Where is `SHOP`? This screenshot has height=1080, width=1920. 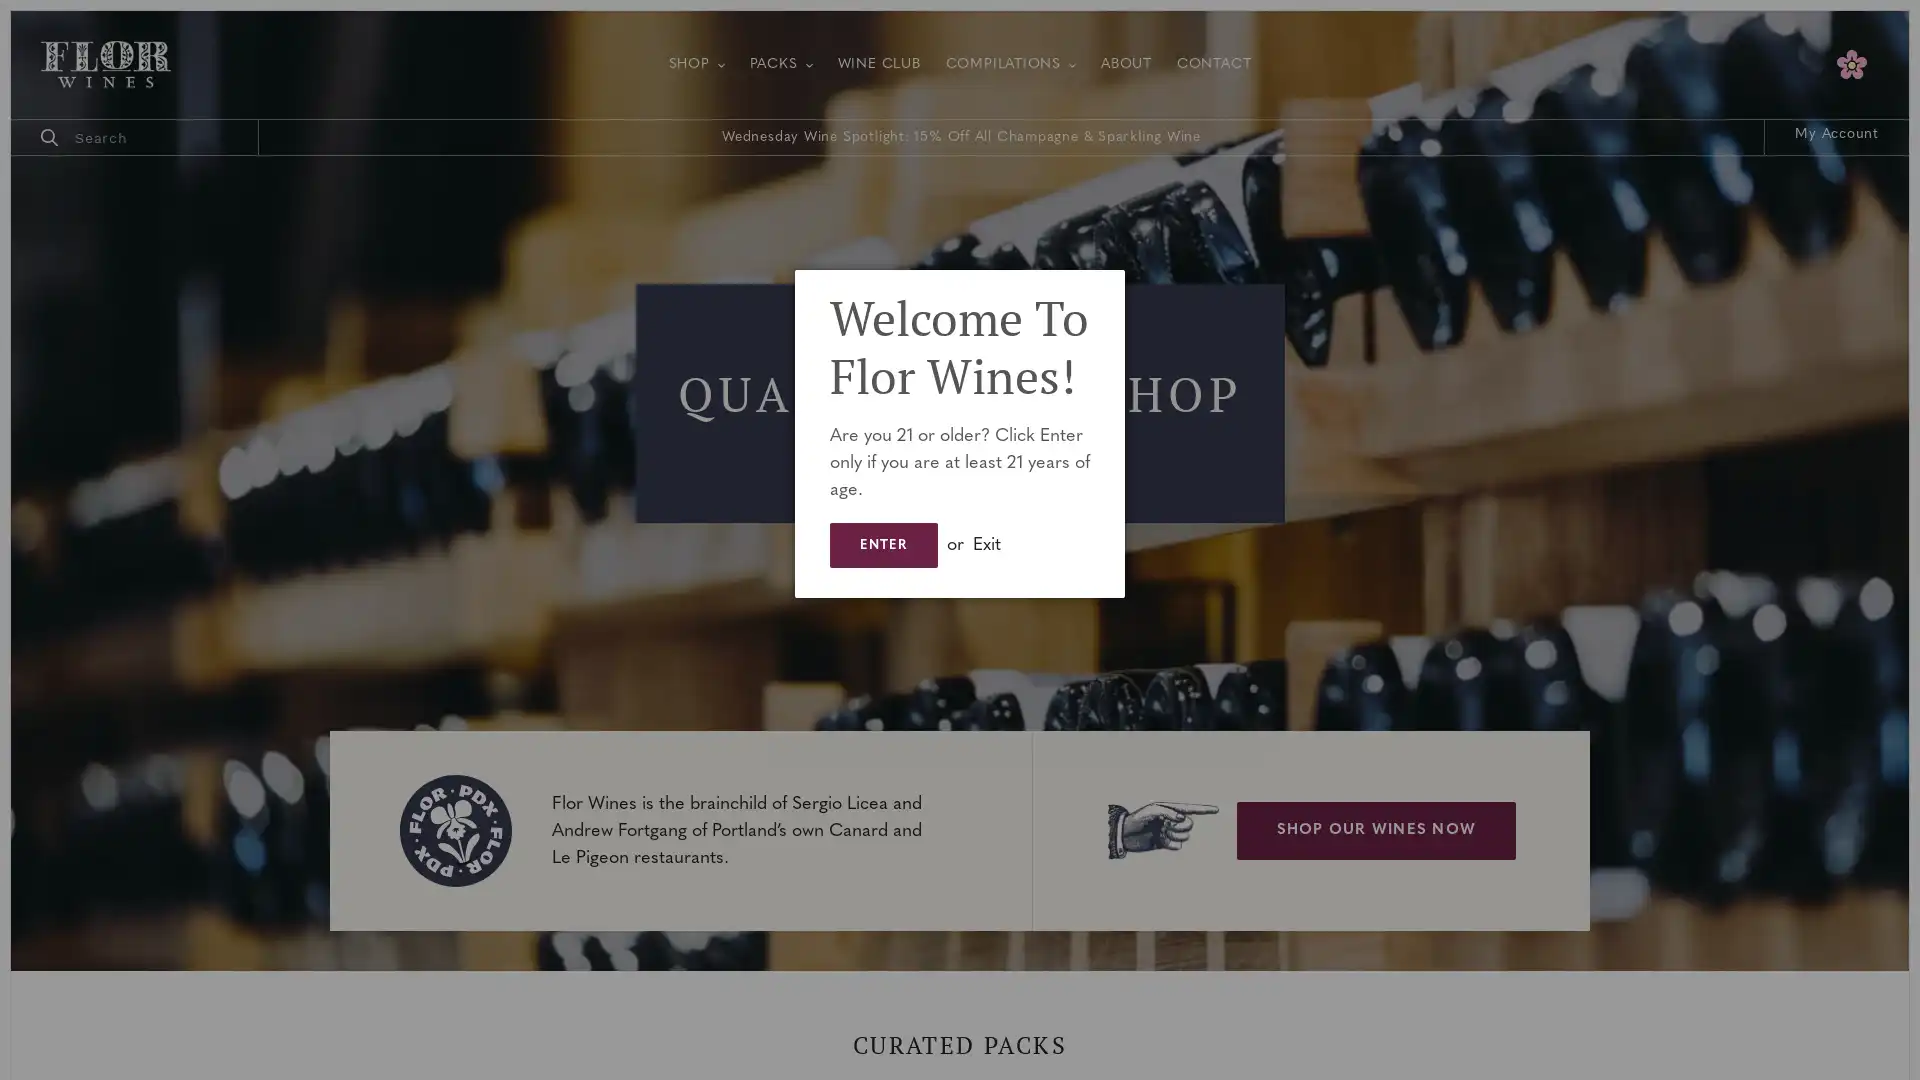 SHOP is located at coordinates (696, 63).